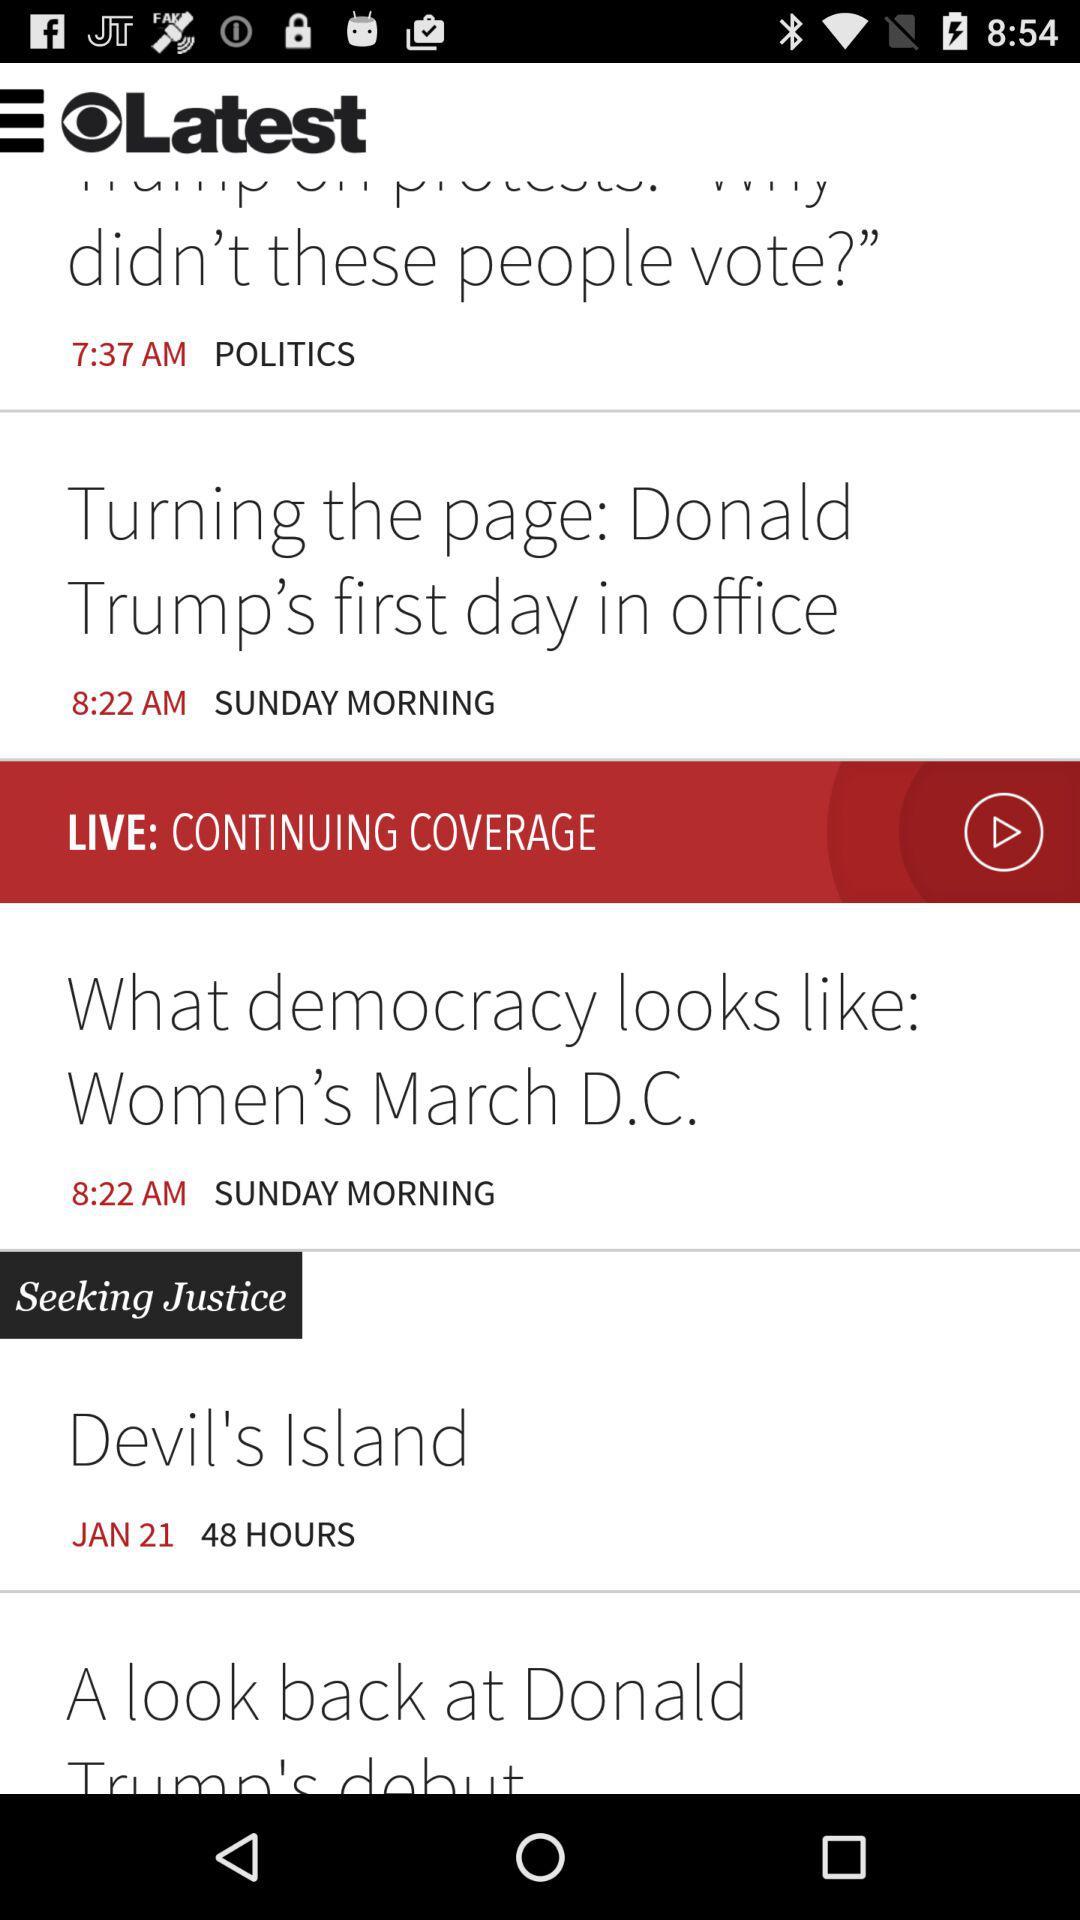 This screenshot has height=1920, width=1080. I want to click on open options, so click(64, 117).